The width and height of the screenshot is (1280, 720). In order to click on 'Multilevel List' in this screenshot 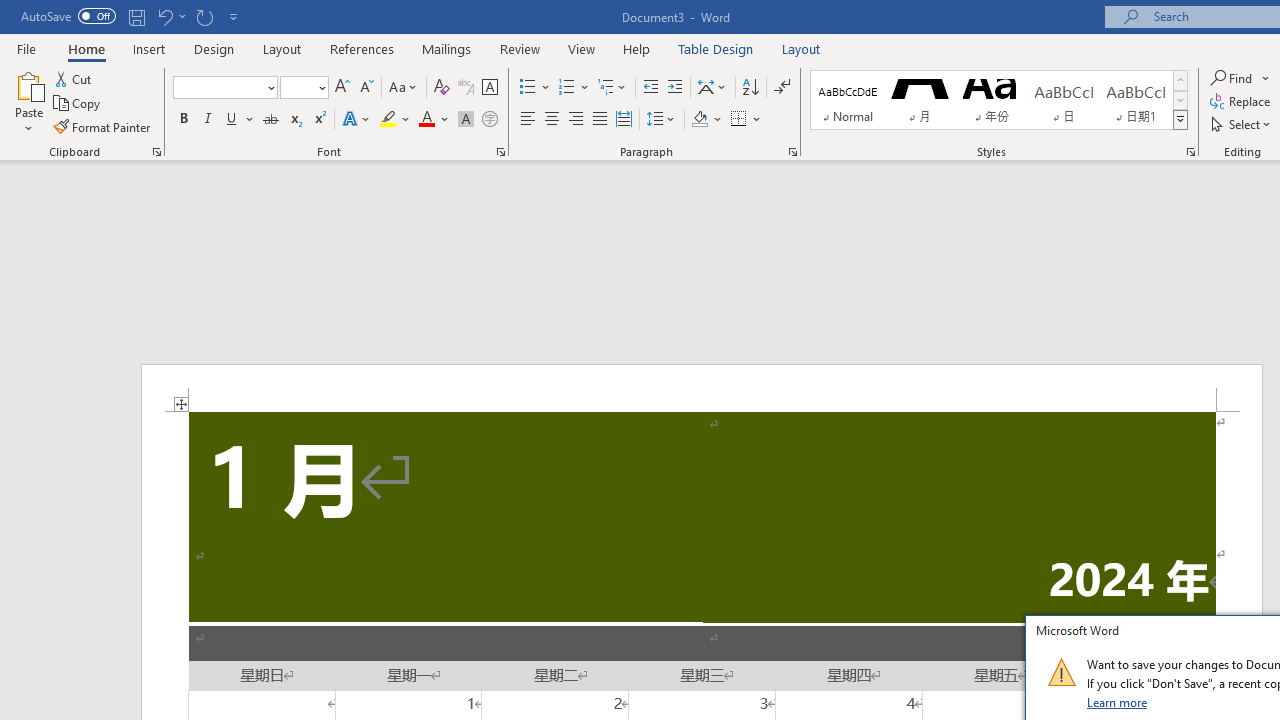, I will do `click(612, 86)`.